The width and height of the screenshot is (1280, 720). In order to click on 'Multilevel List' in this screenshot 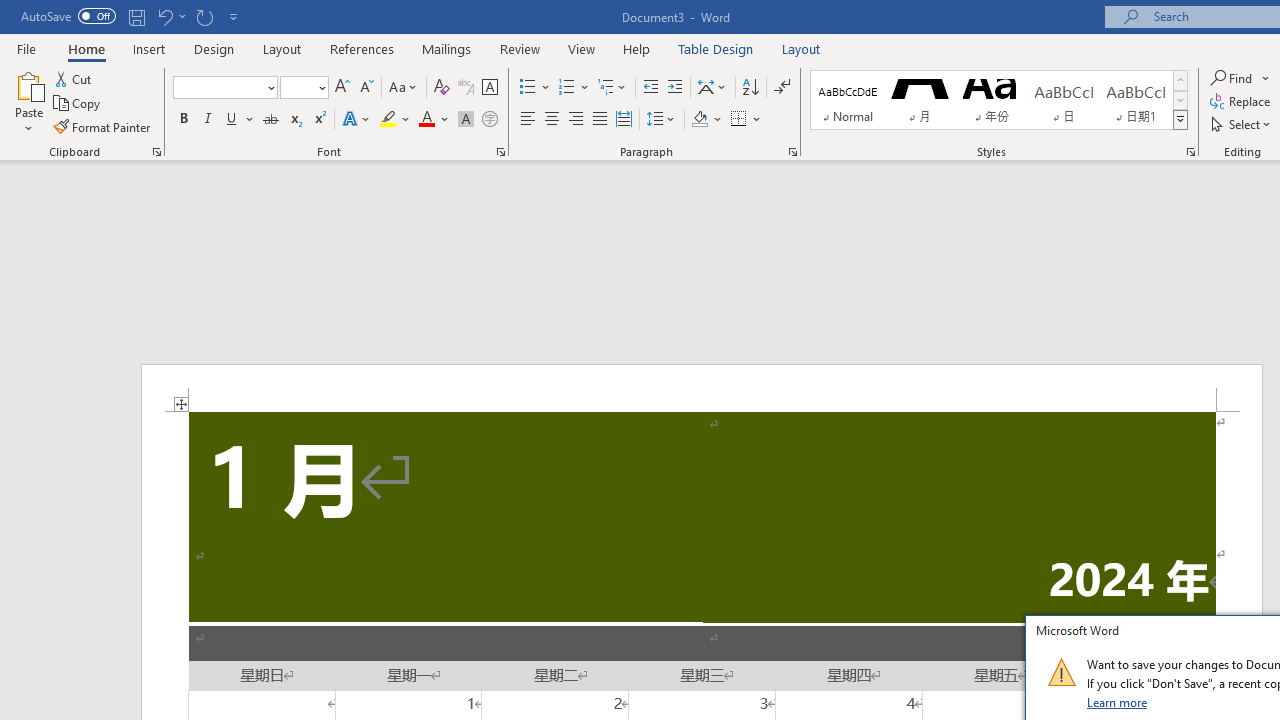, I will do `click(612, 86)`.